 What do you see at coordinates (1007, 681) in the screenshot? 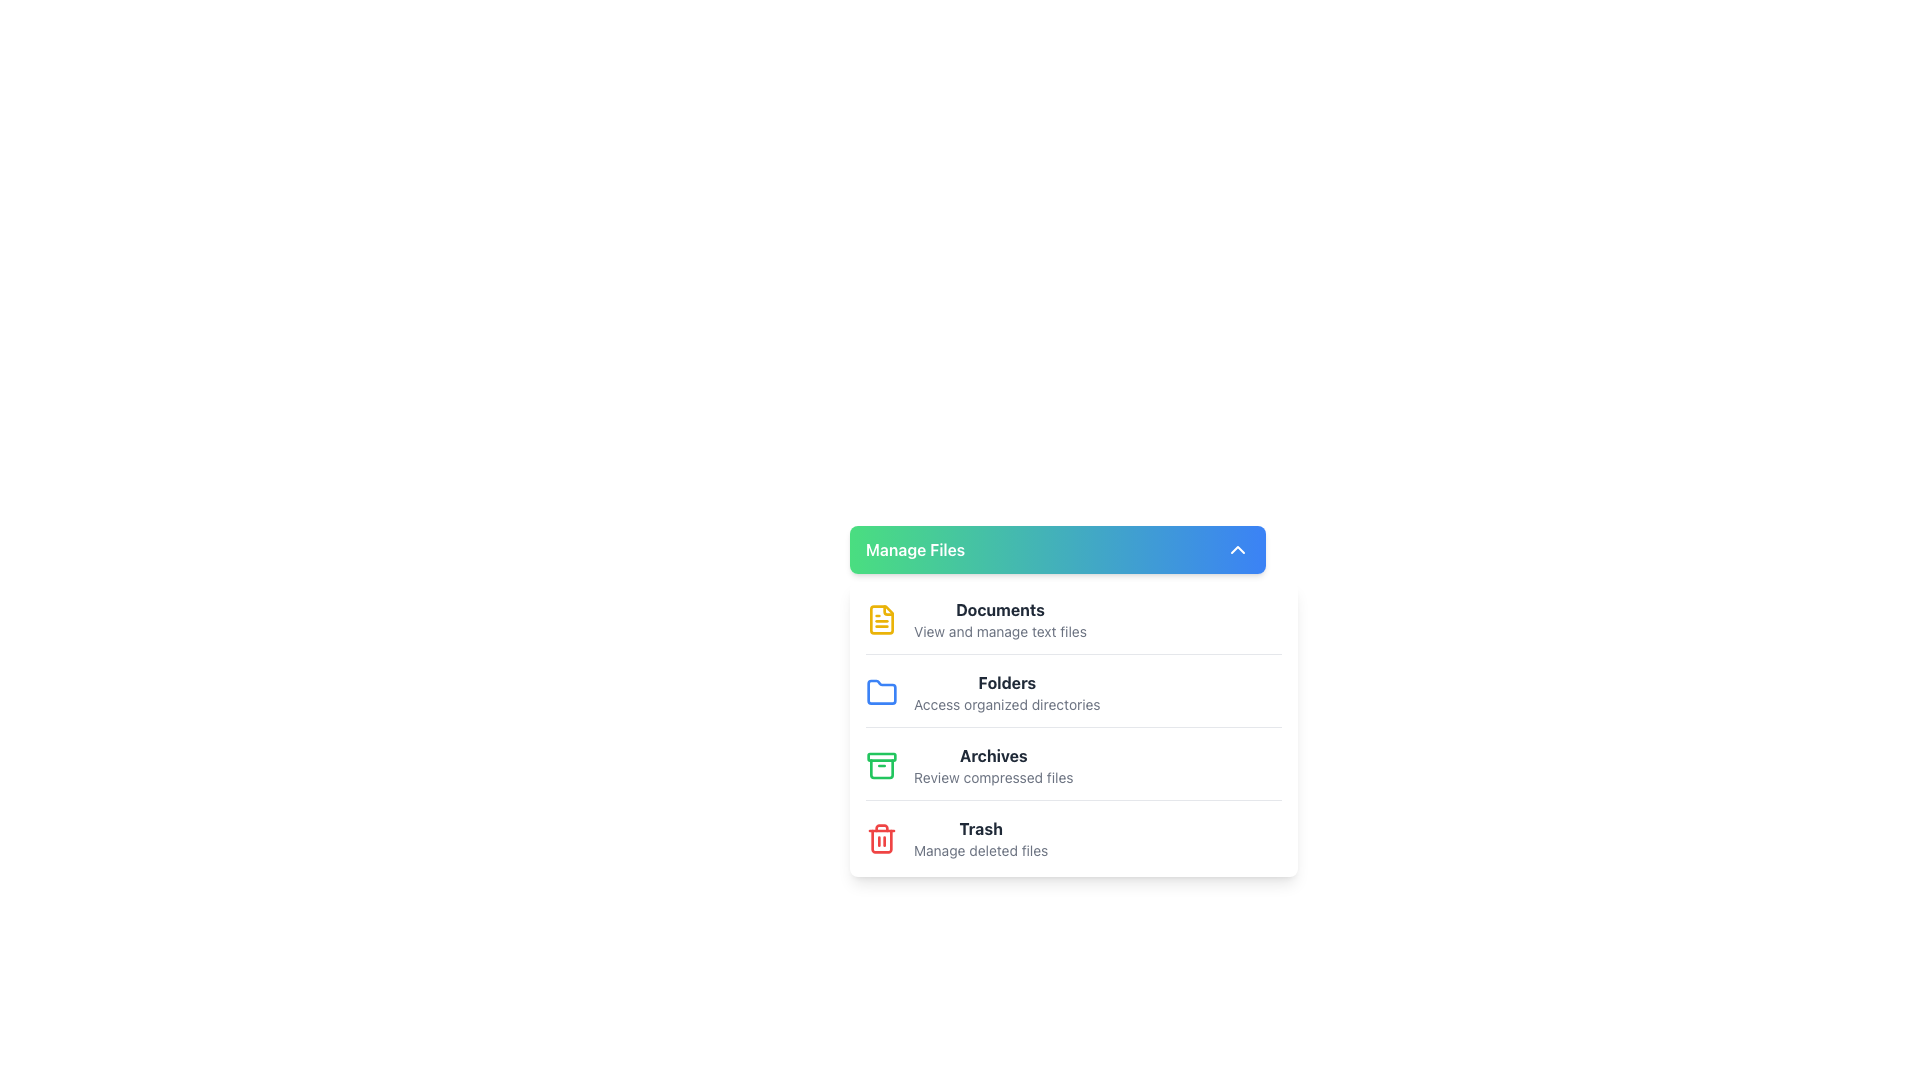
I see `the text label for accessing folders or organized directories, located below the header 'Manage Files' and above 'Access organized directories'` at bounding box center [1007, 681].